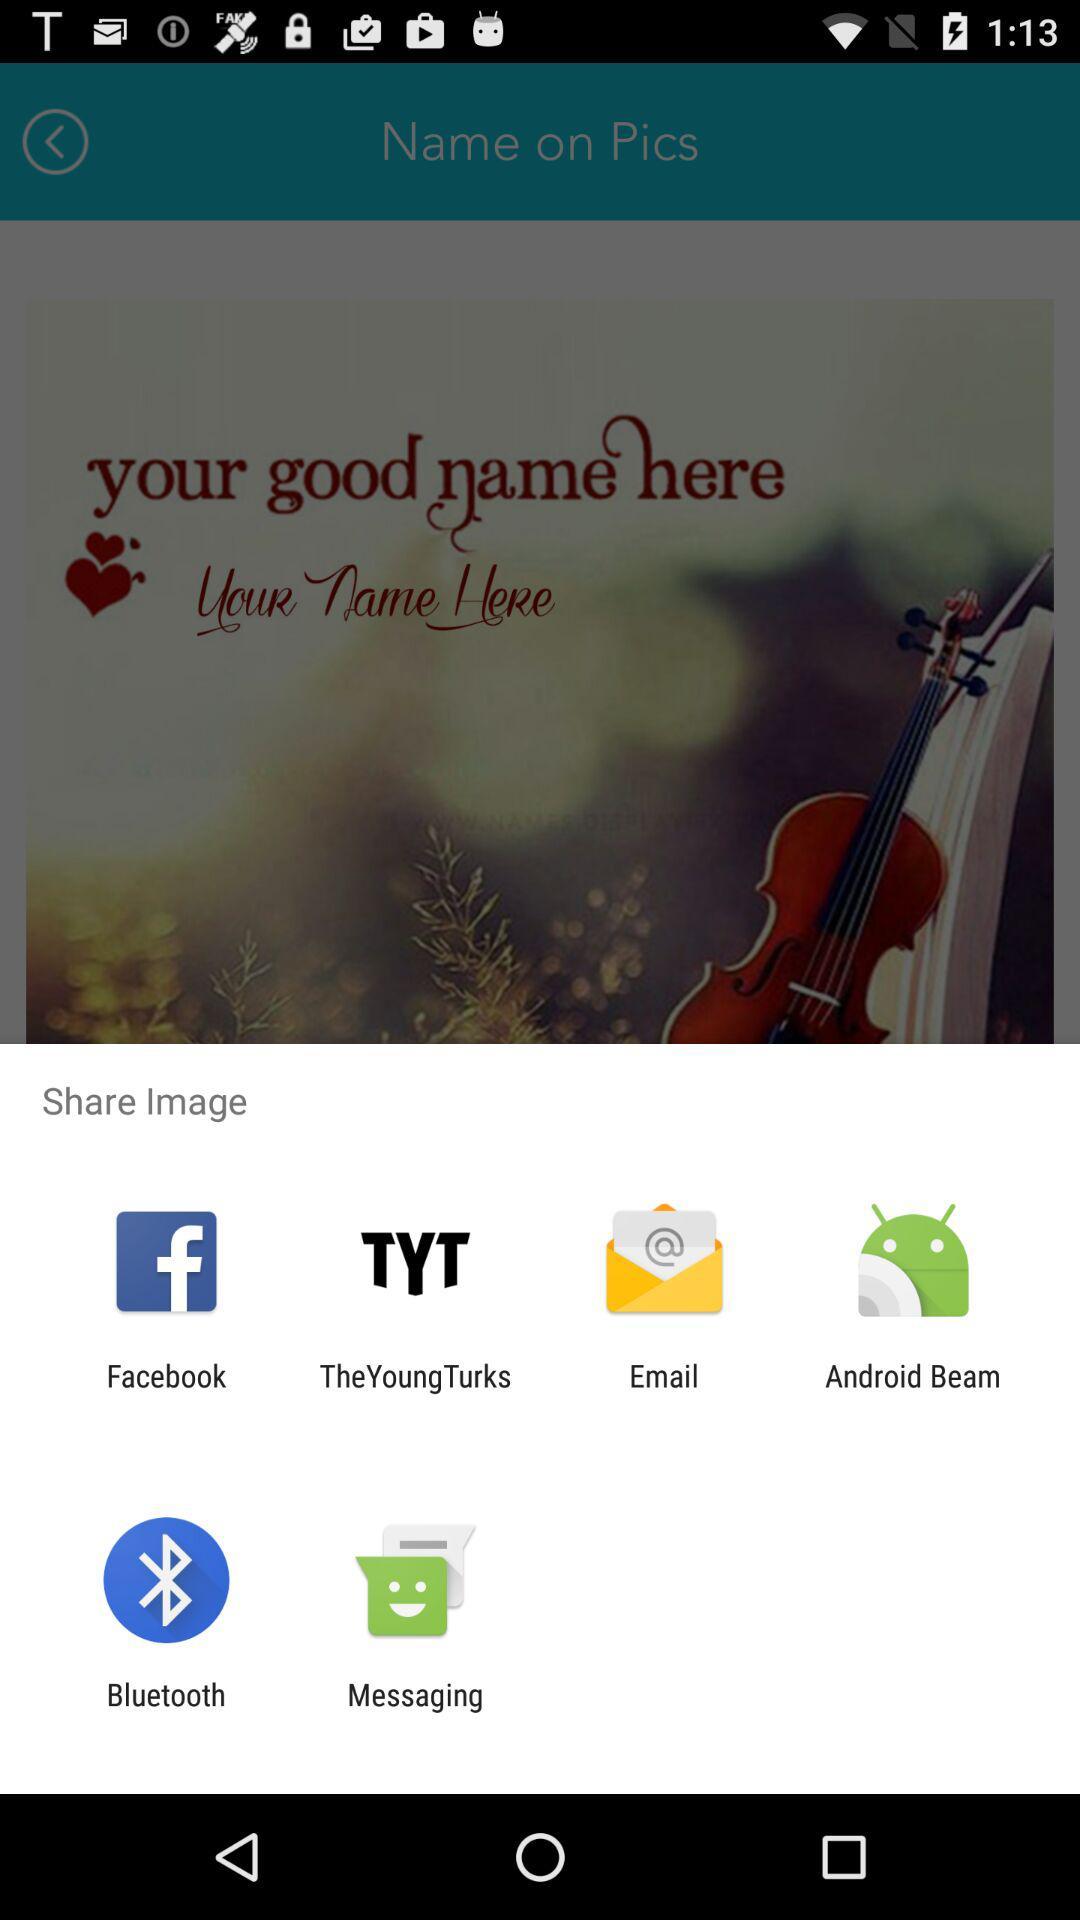  I want to click on the android beam icon, so click(913, 1392).